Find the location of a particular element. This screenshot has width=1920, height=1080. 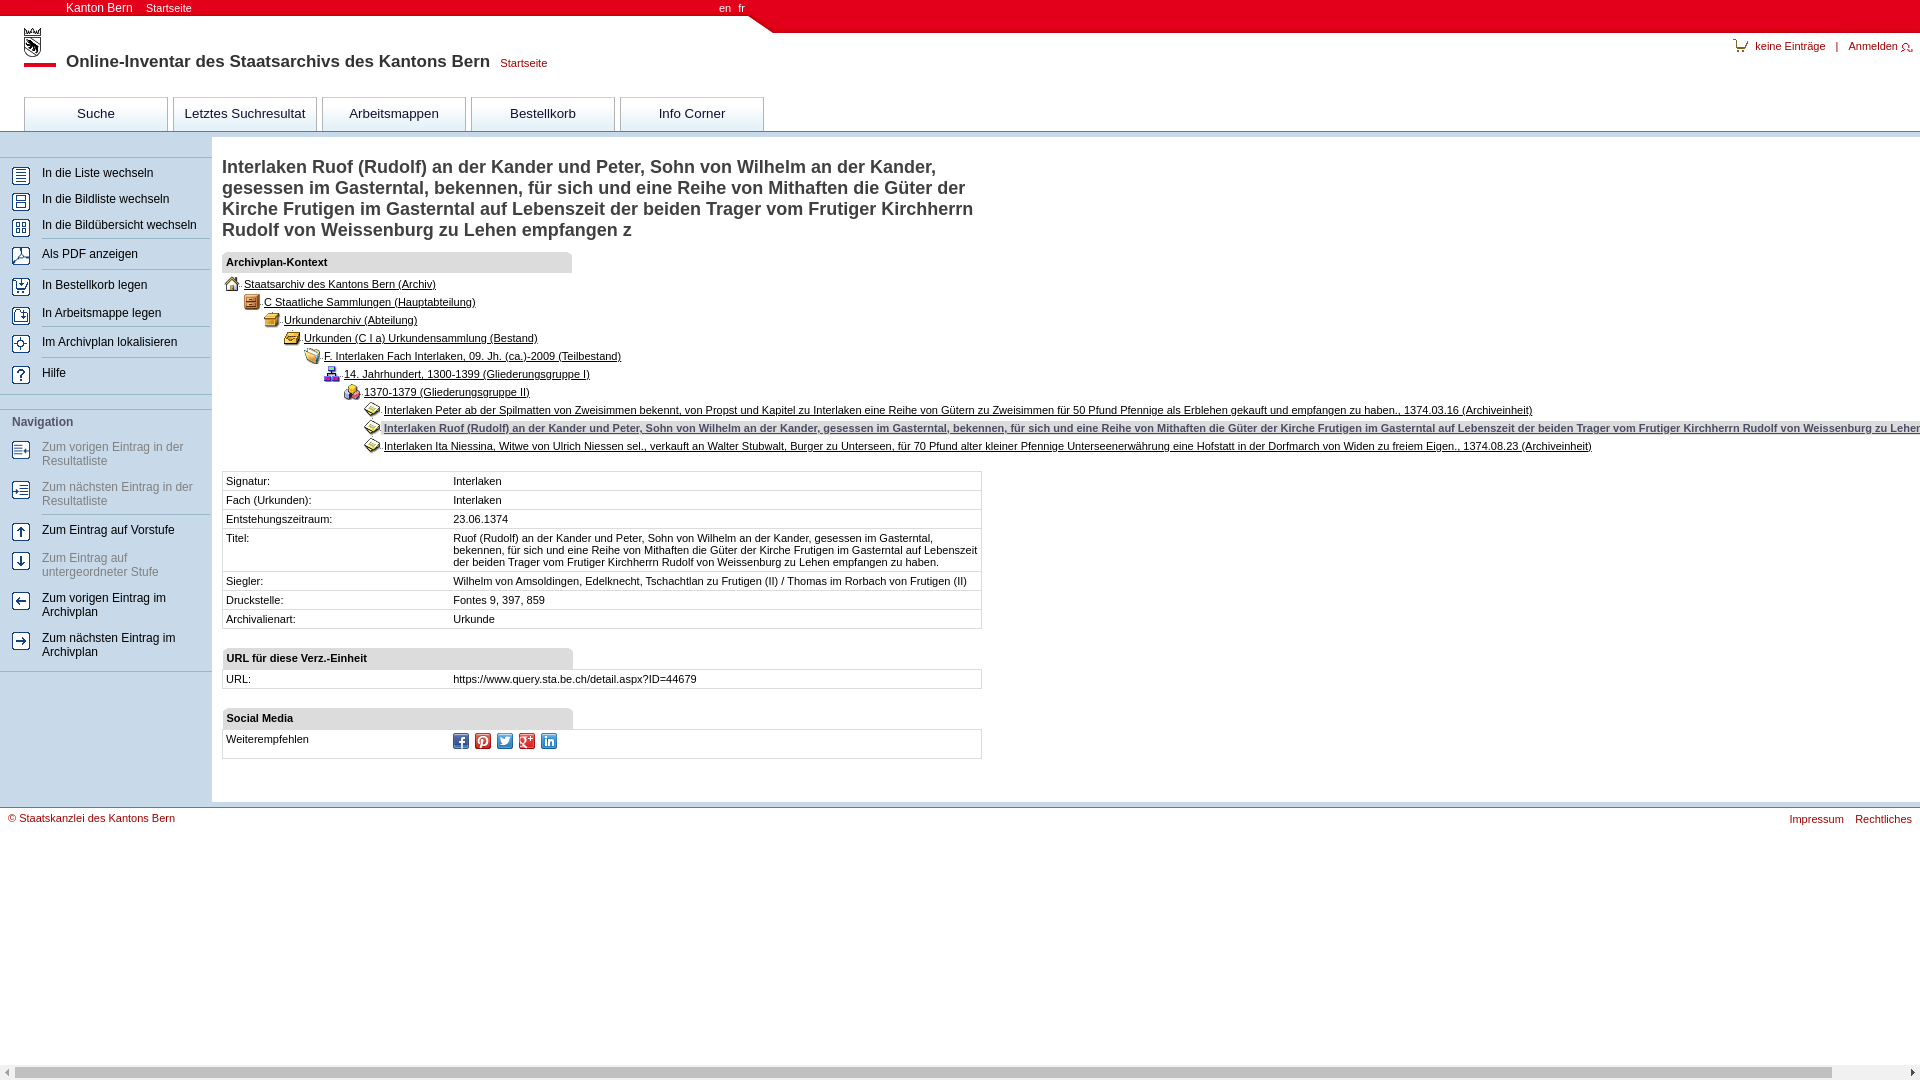

'Linkedin' is located at coordinates (548, 740).